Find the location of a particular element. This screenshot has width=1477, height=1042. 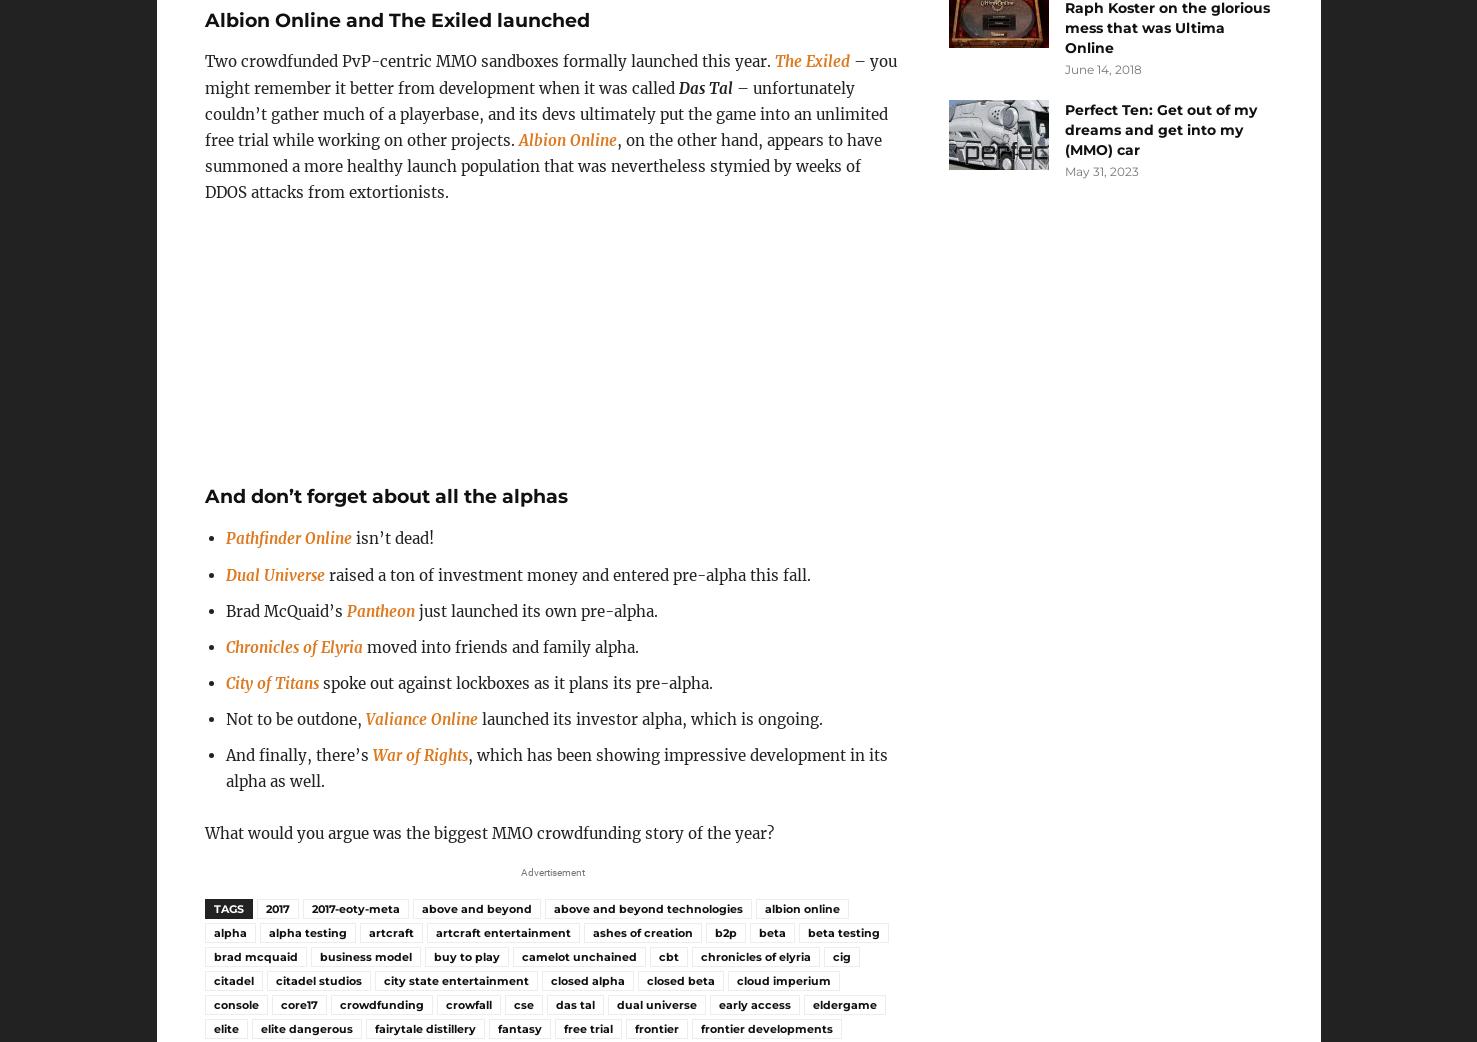

'Pantheon' is located at coordinates (379, 610).